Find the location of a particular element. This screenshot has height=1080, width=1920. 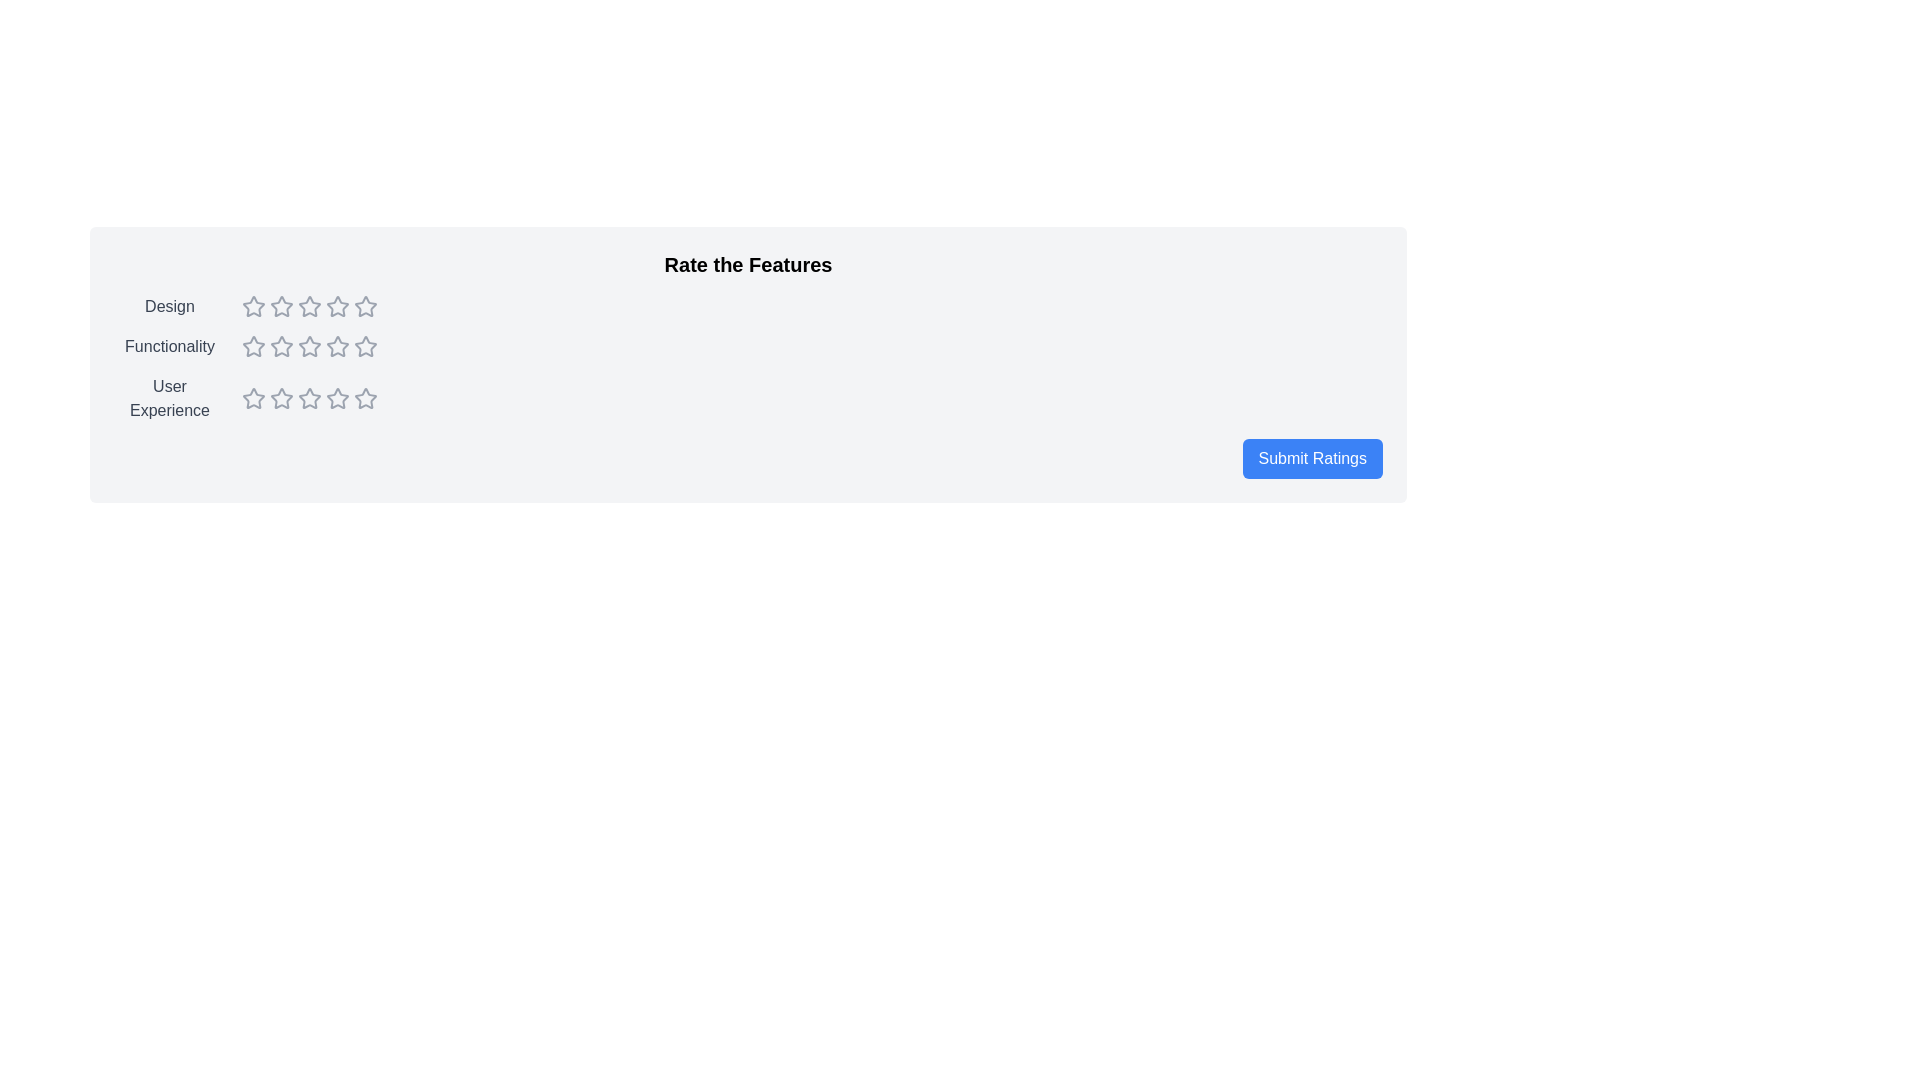

the third star icon in the row of five icons for the 'User Experience' rating category is located at coordinates (281, 398).